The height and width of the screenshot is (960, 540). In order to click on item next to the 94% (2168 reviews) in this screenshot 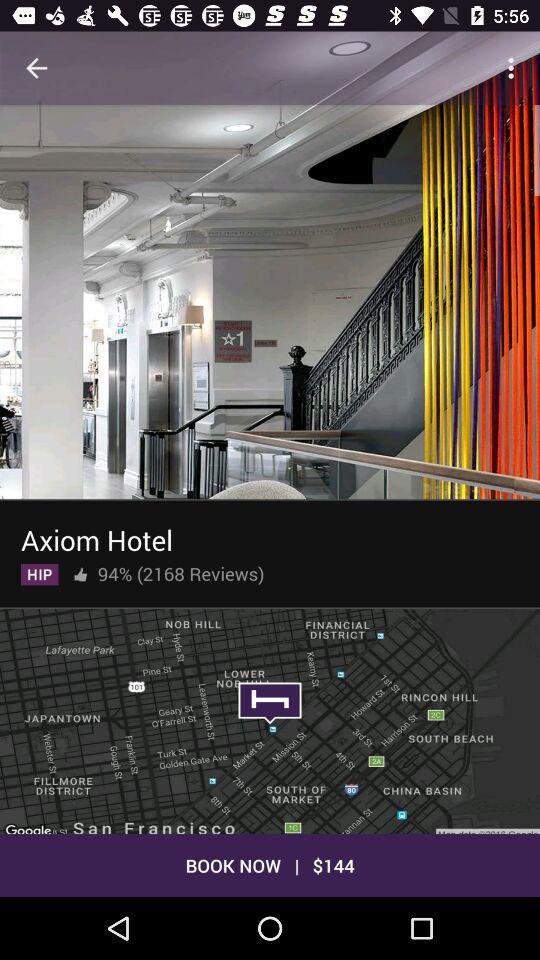, I will do `click(79, 570)`.